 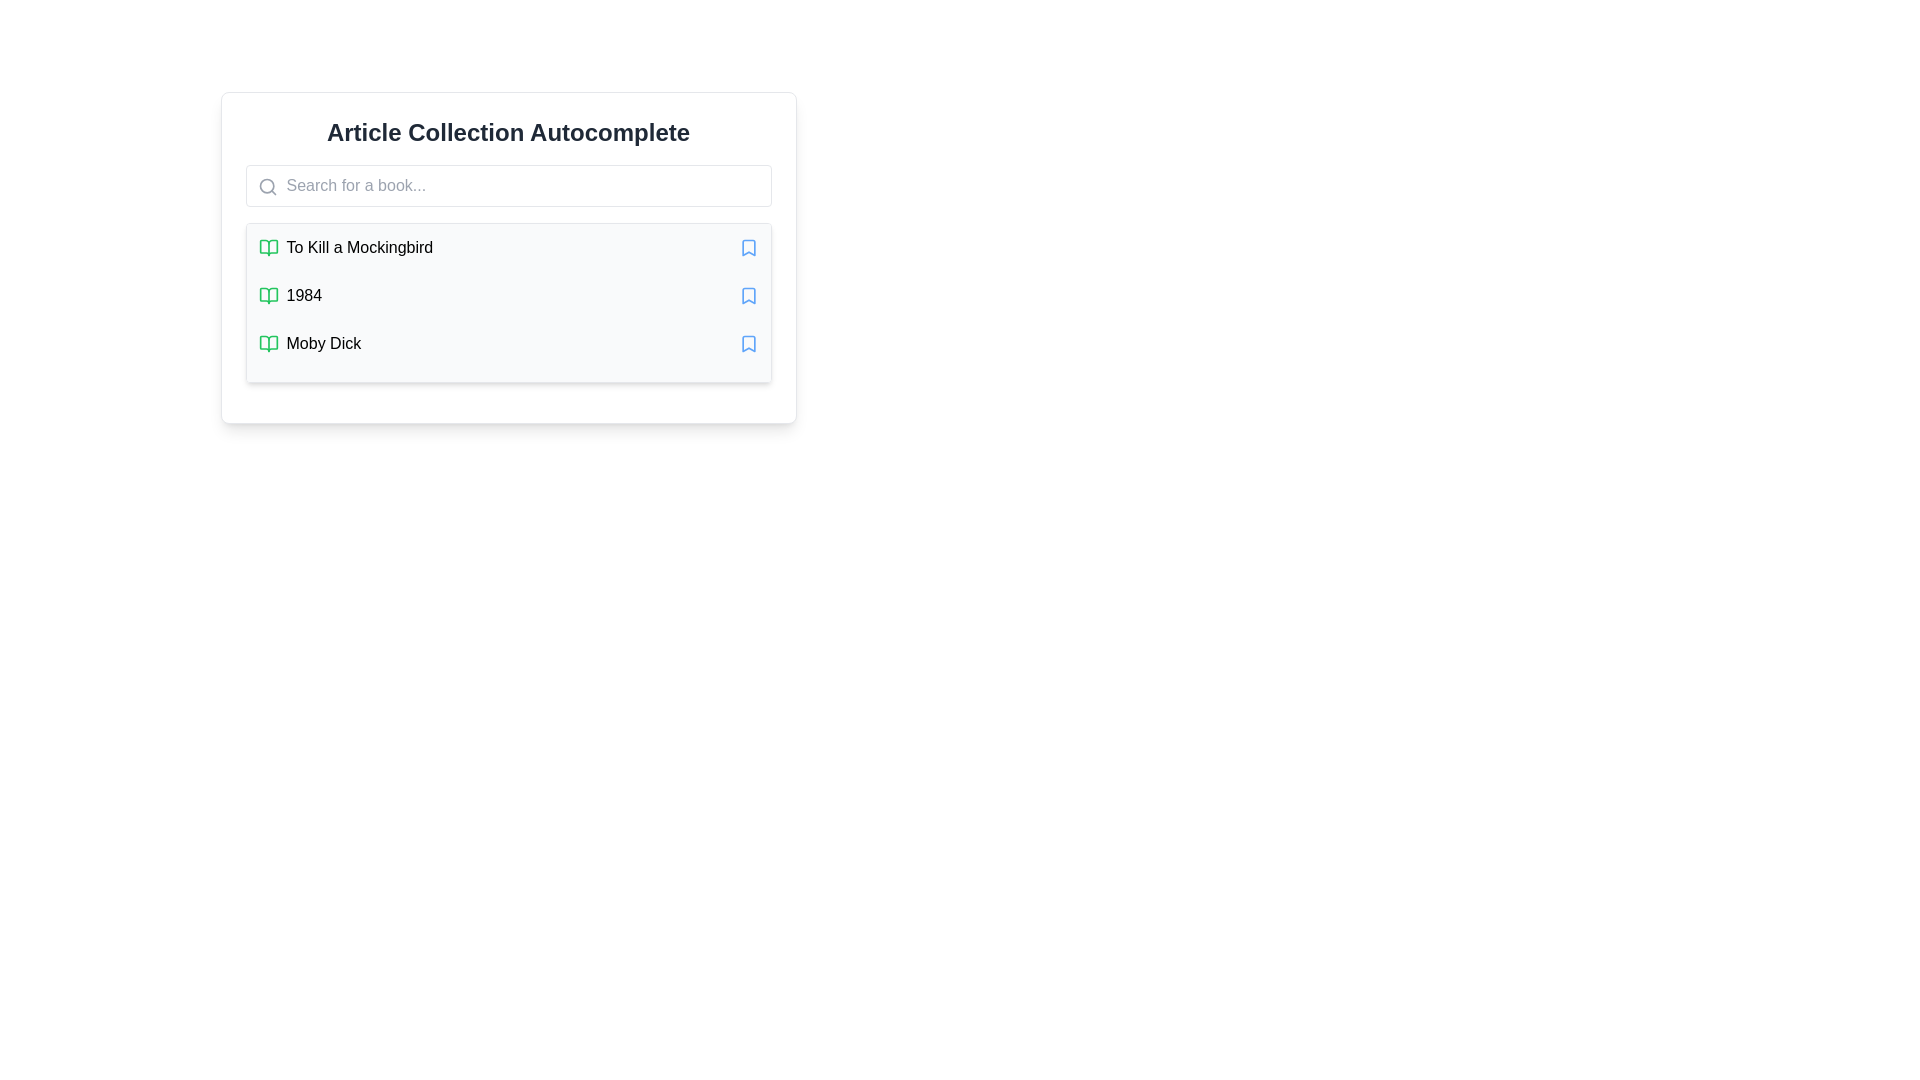 What do you see at coordinates (267, 246) in the screenshot?
I see `the green outlined open book icon located to the left of the text 'To Kill a Mockingbird' in the Article Collection Autocomplete list` at bounding box center [267, 246].